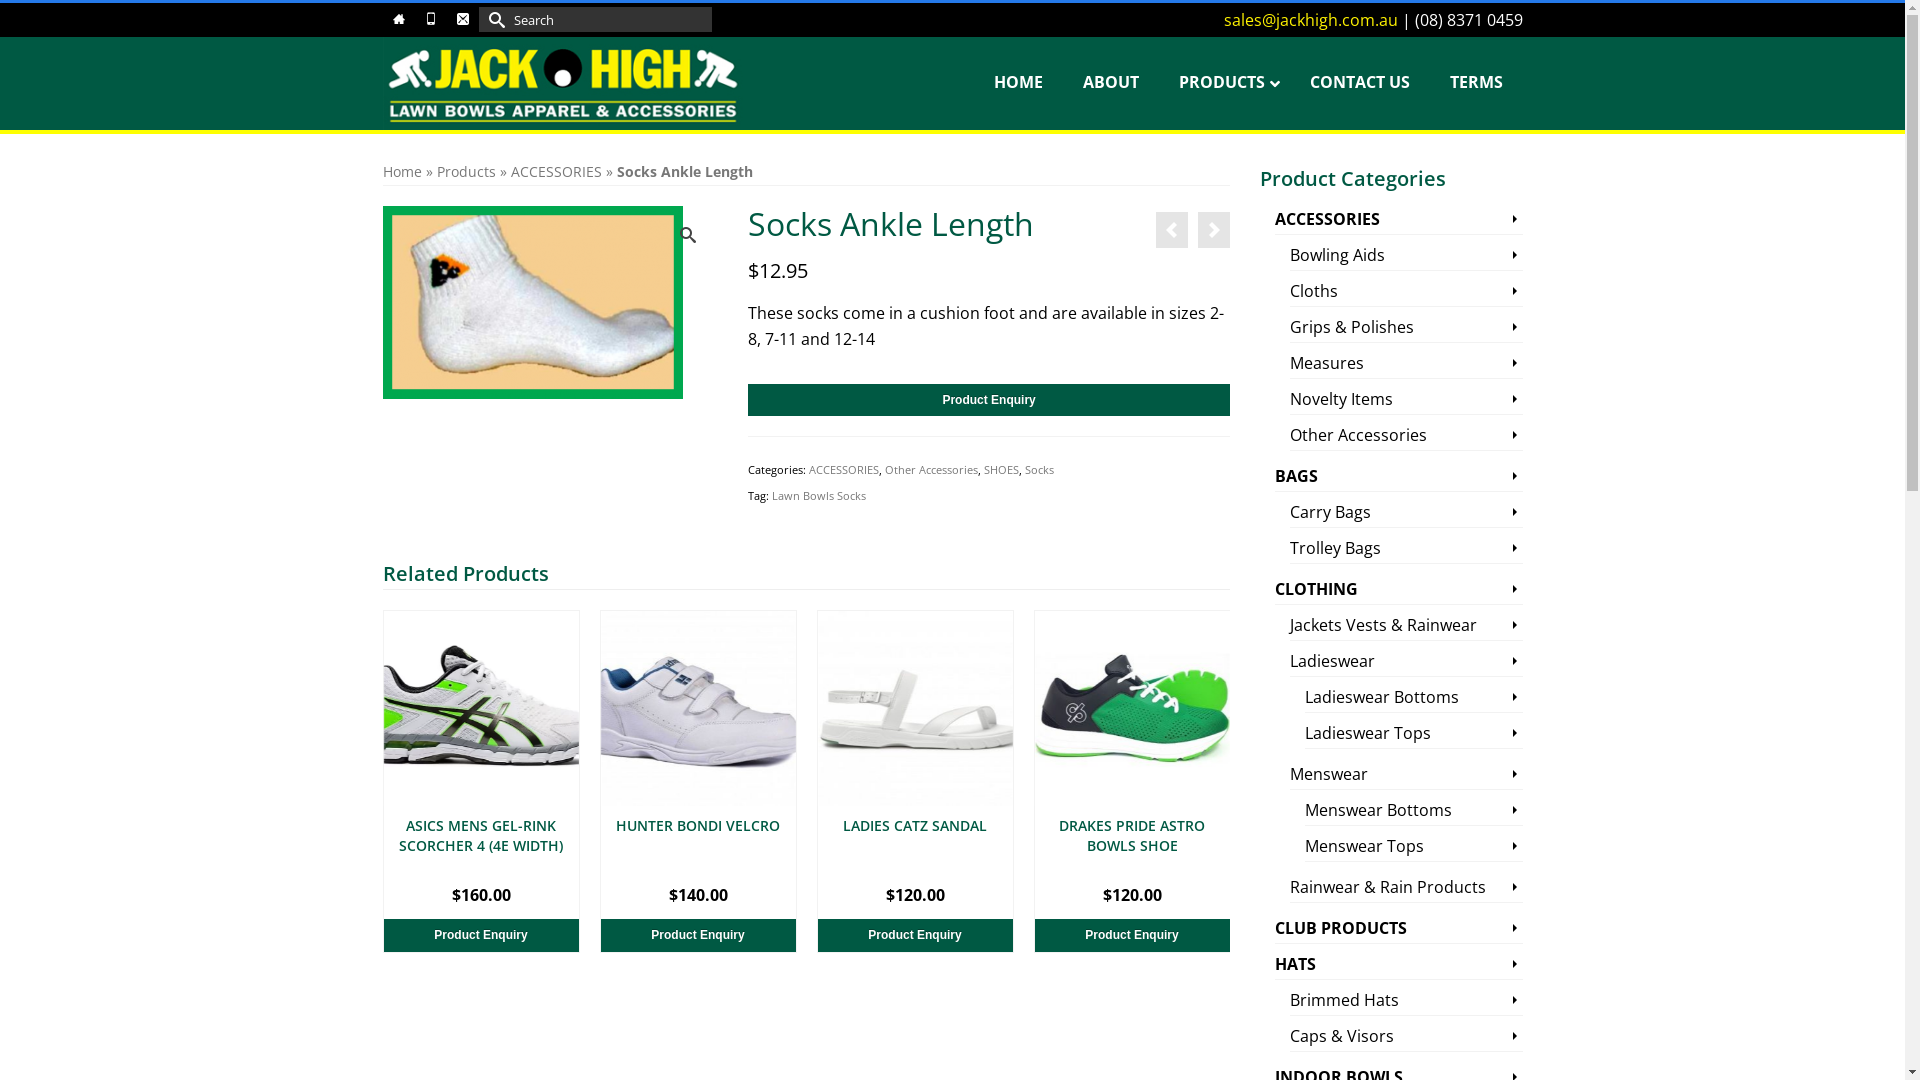 This screenshot has height=1080, width=1920. Describe the element at coordinates (1397, 588) in the screenshot. I see `'CLOTHING'` at that location.